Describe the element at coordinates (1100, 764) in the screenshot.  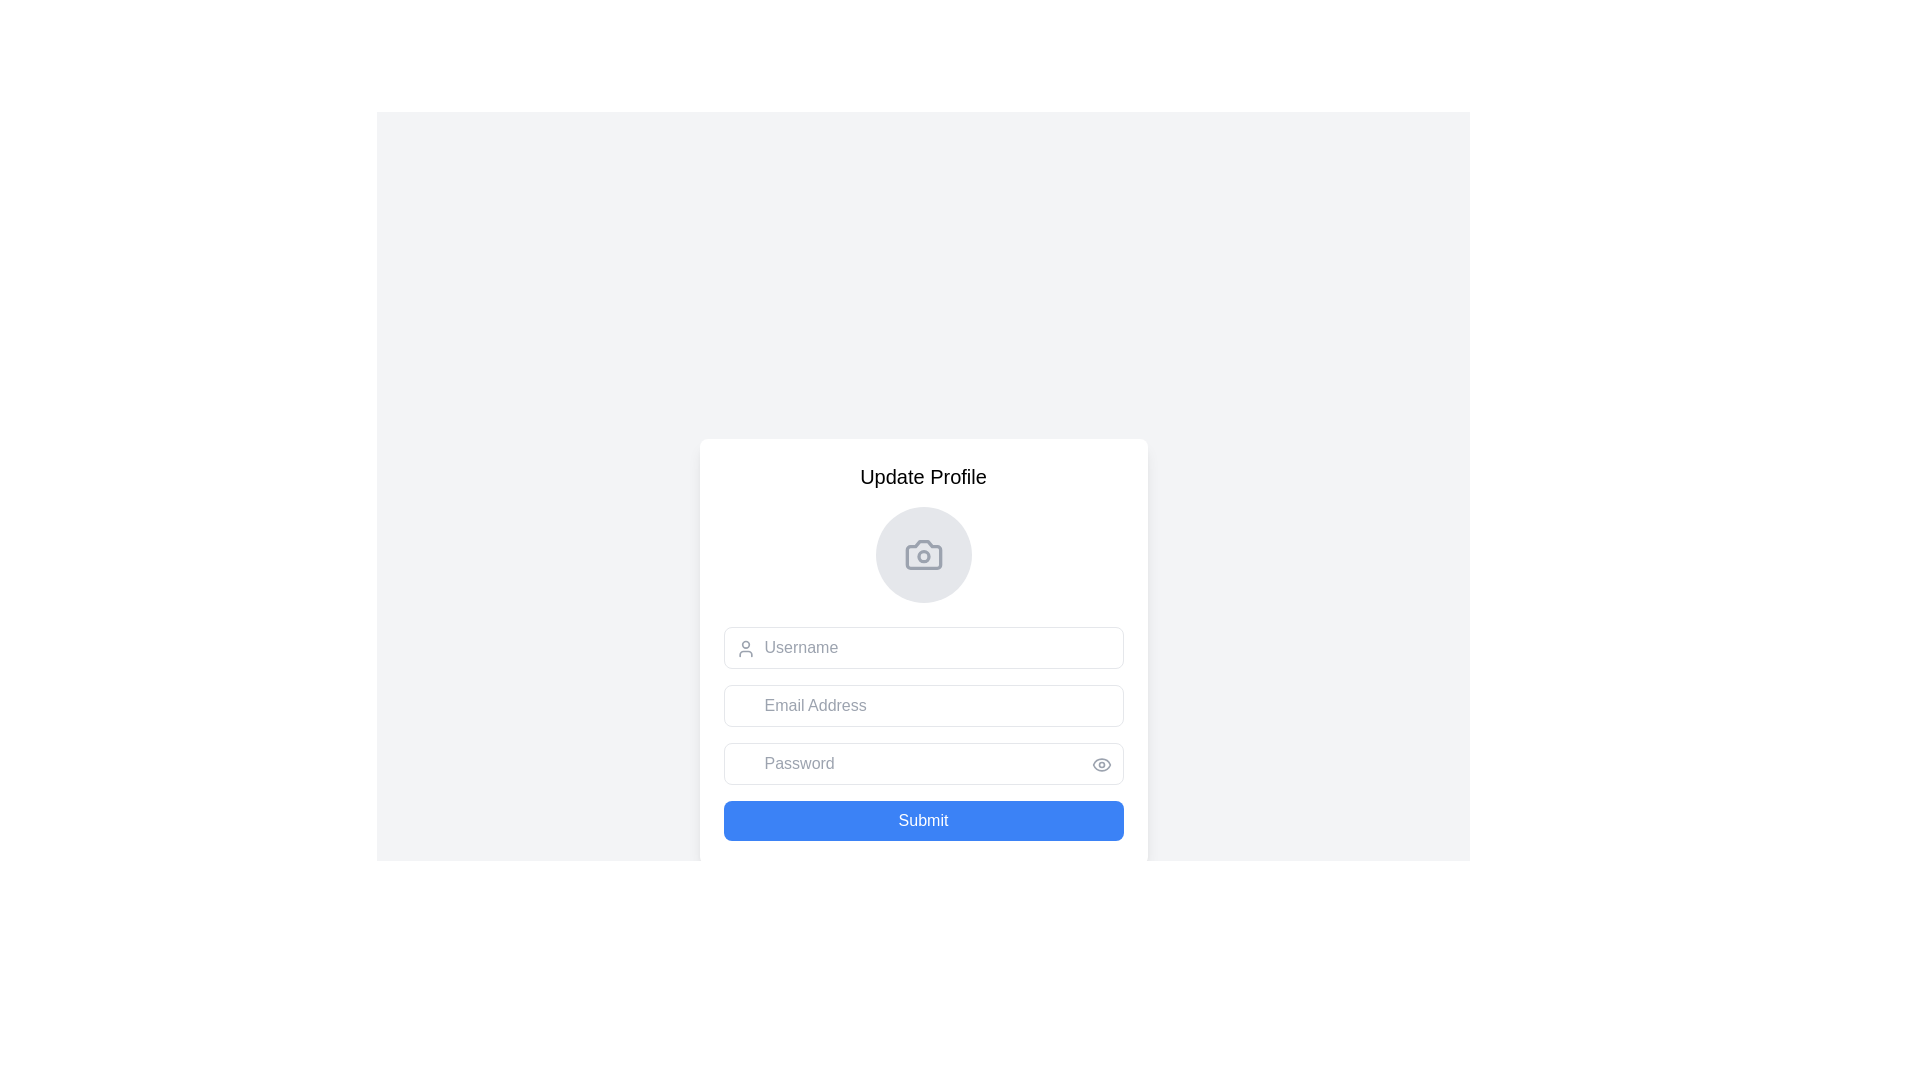
I see `the visibility toggle button located at the top-right corner of the password input field` at that location.